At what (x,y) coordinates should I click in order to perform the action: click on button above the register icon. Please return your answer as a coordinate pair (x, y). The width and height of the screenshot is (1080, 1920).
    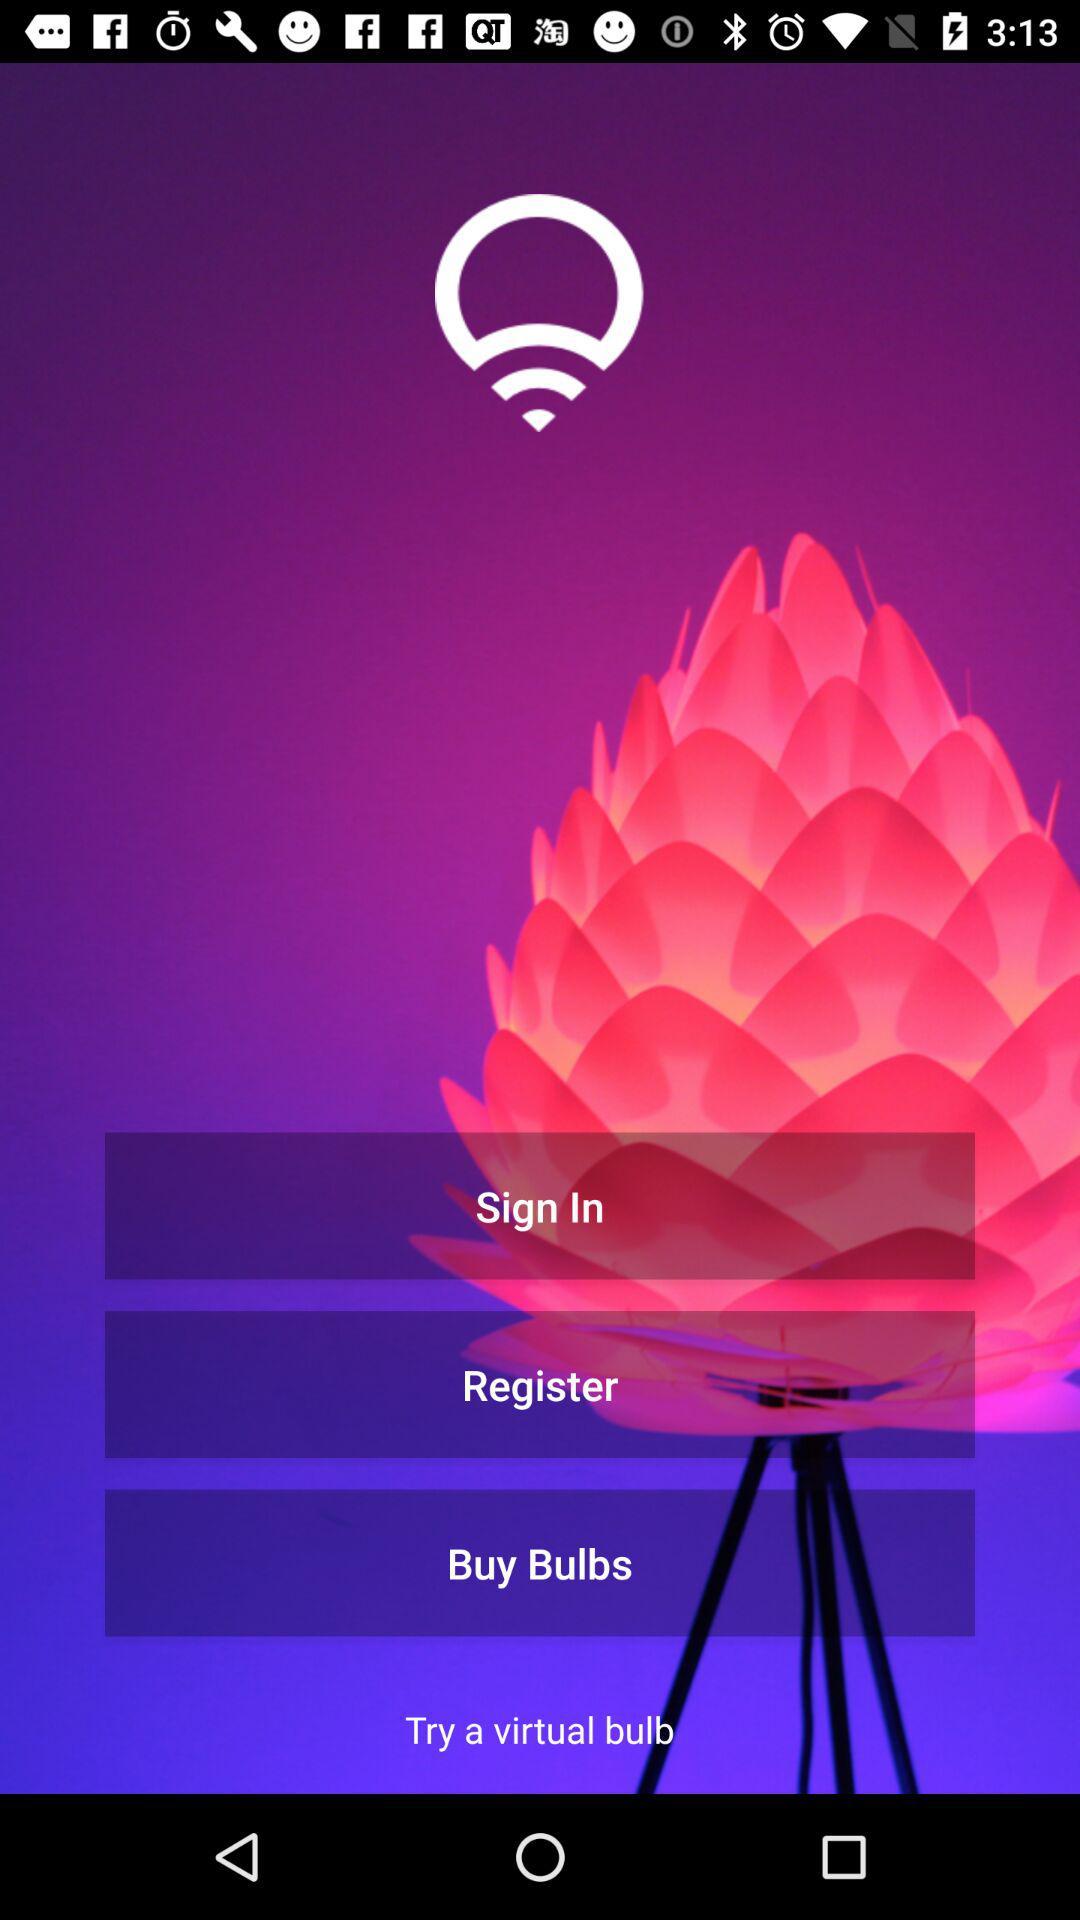
    Looking at the image, I should click on (540, 1204).